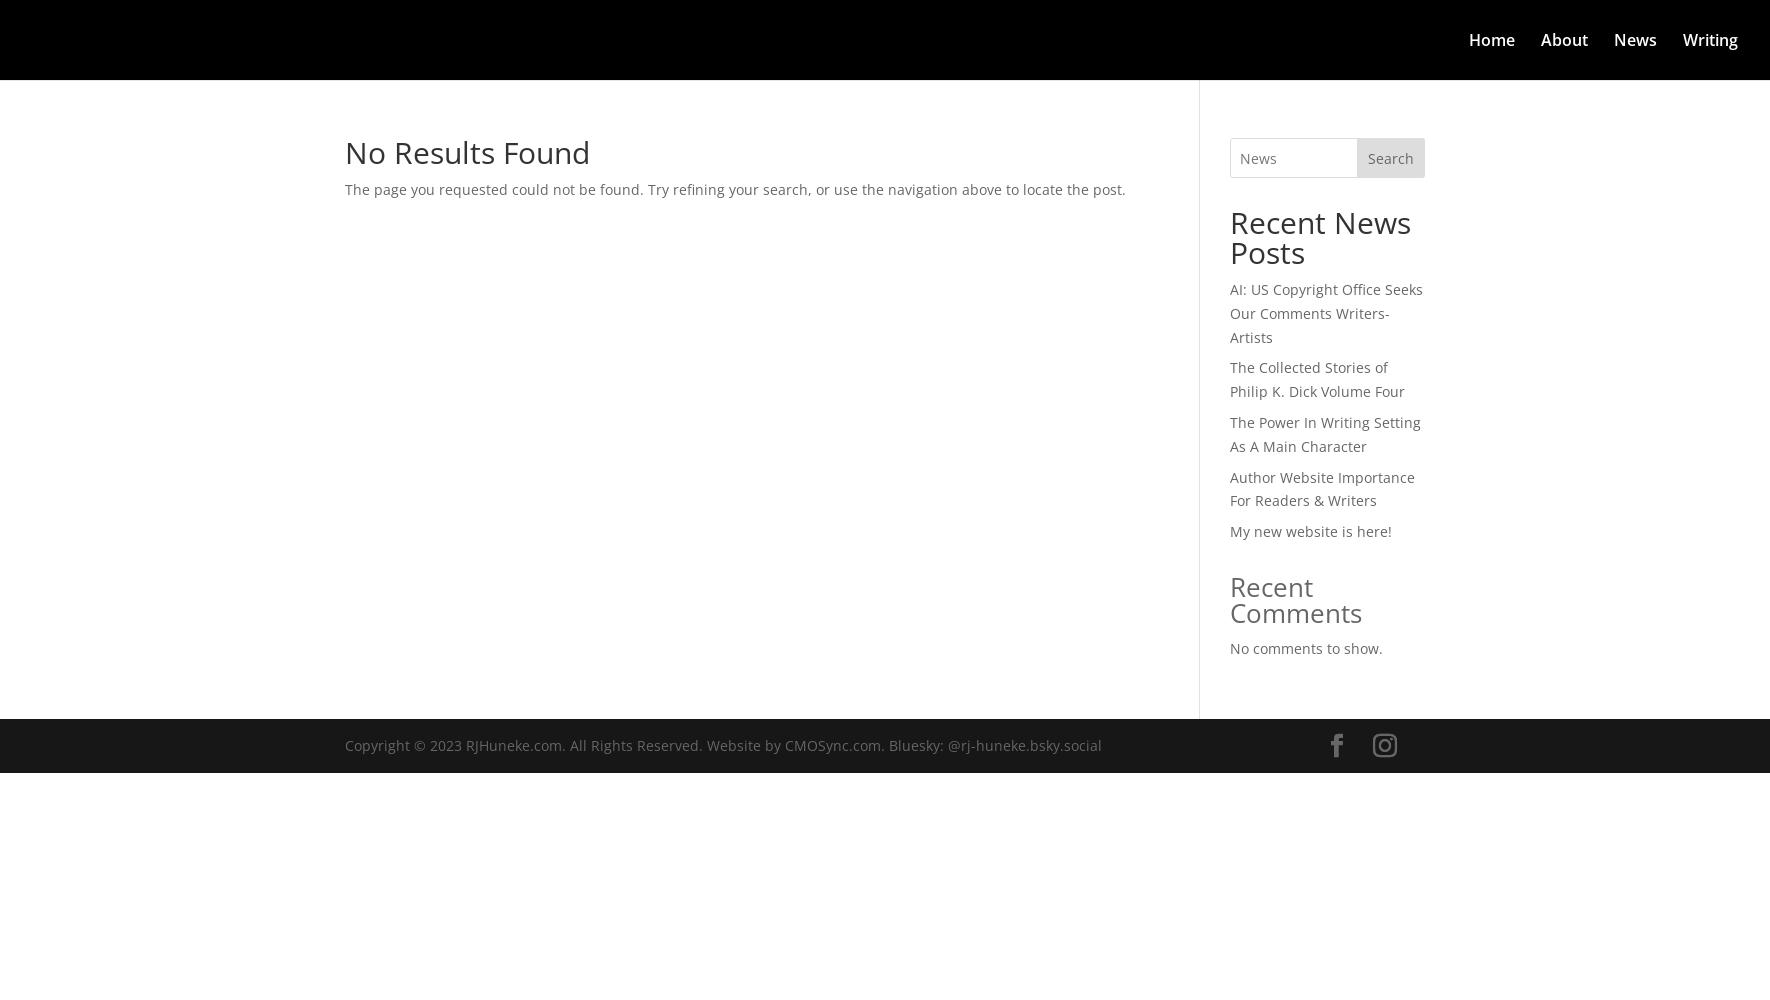 The image size is (1770, 1000). What do you see at coordinates (734, 188) in the screenshot?
I see `'The page you requested could not be found. Try refining your search, or use the navigation above to locate the post.'` at bounding box center [734, 188].